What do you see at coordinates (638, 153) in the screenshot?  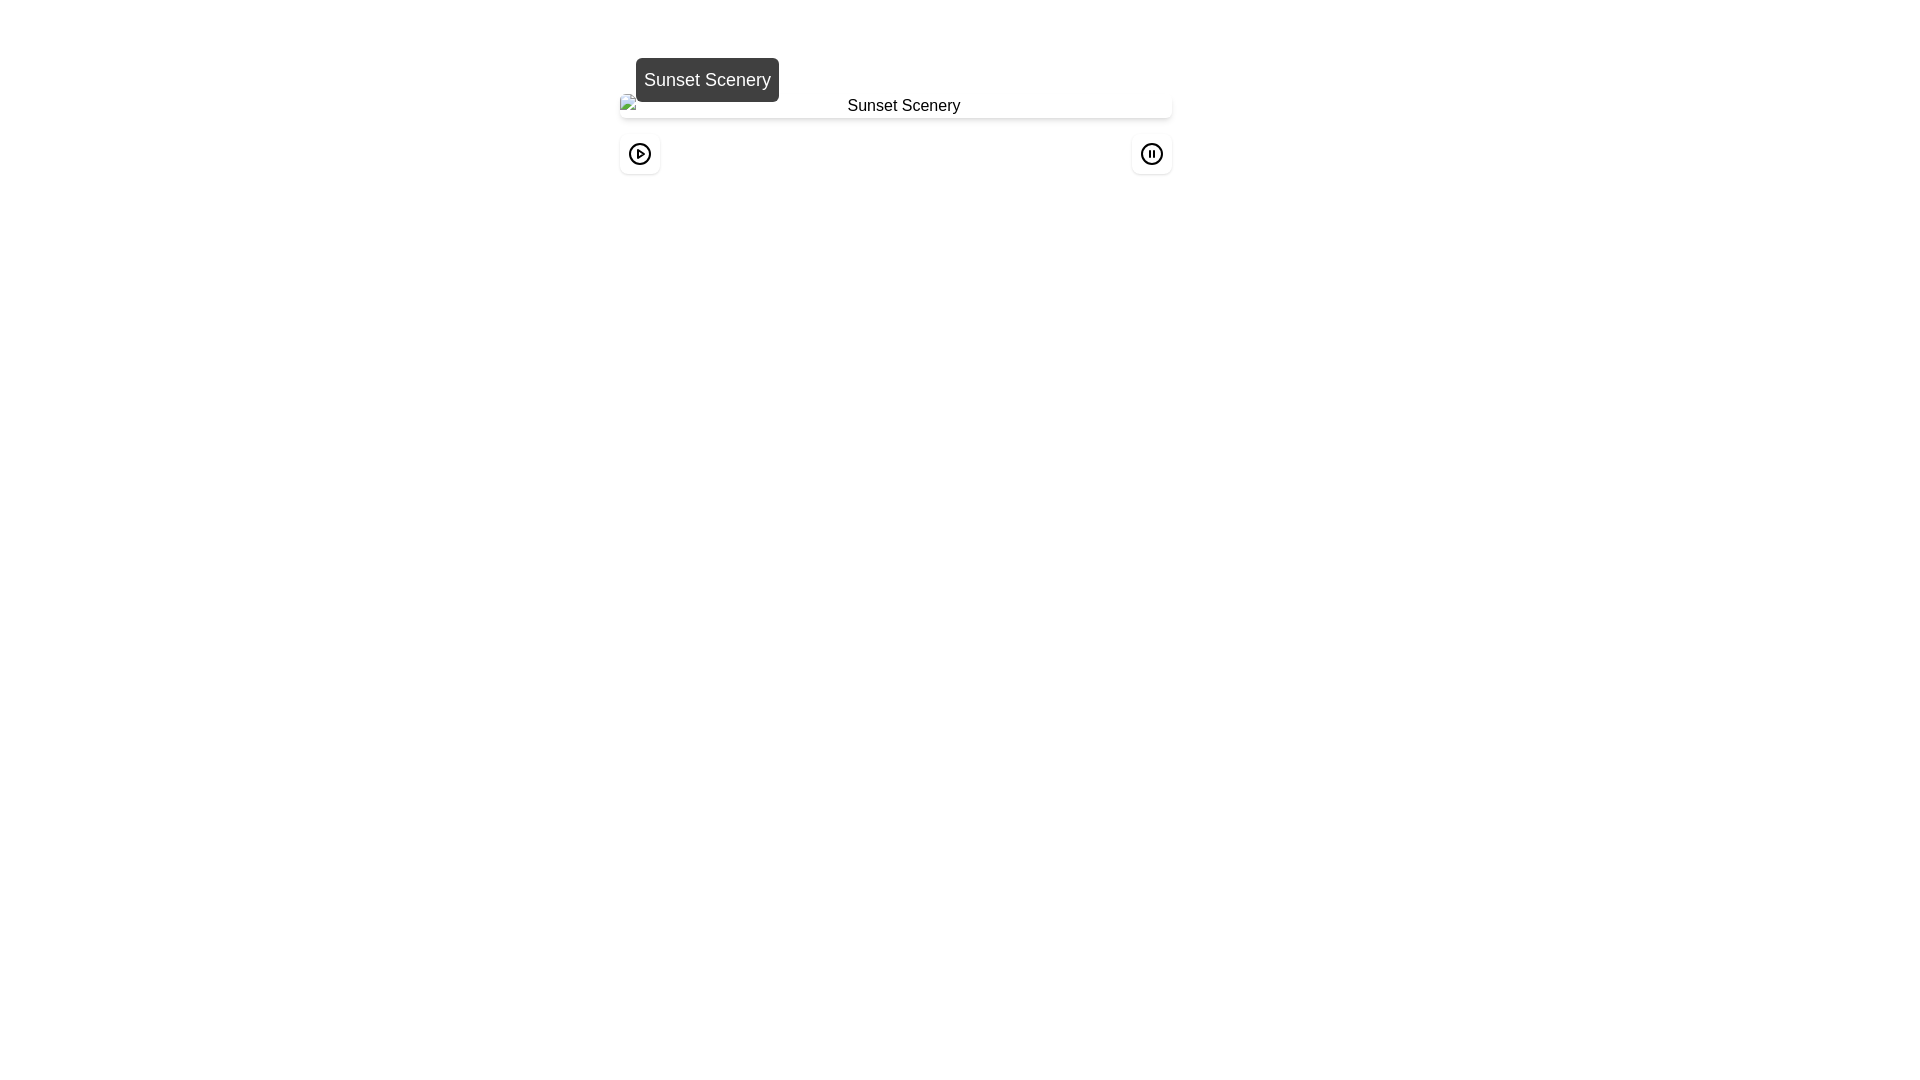 I see `the play button icon located below the label 'Sunset Scenery', which is within a small circle and aligned close to the left of the displayed image` at bounding box center [638, 153].